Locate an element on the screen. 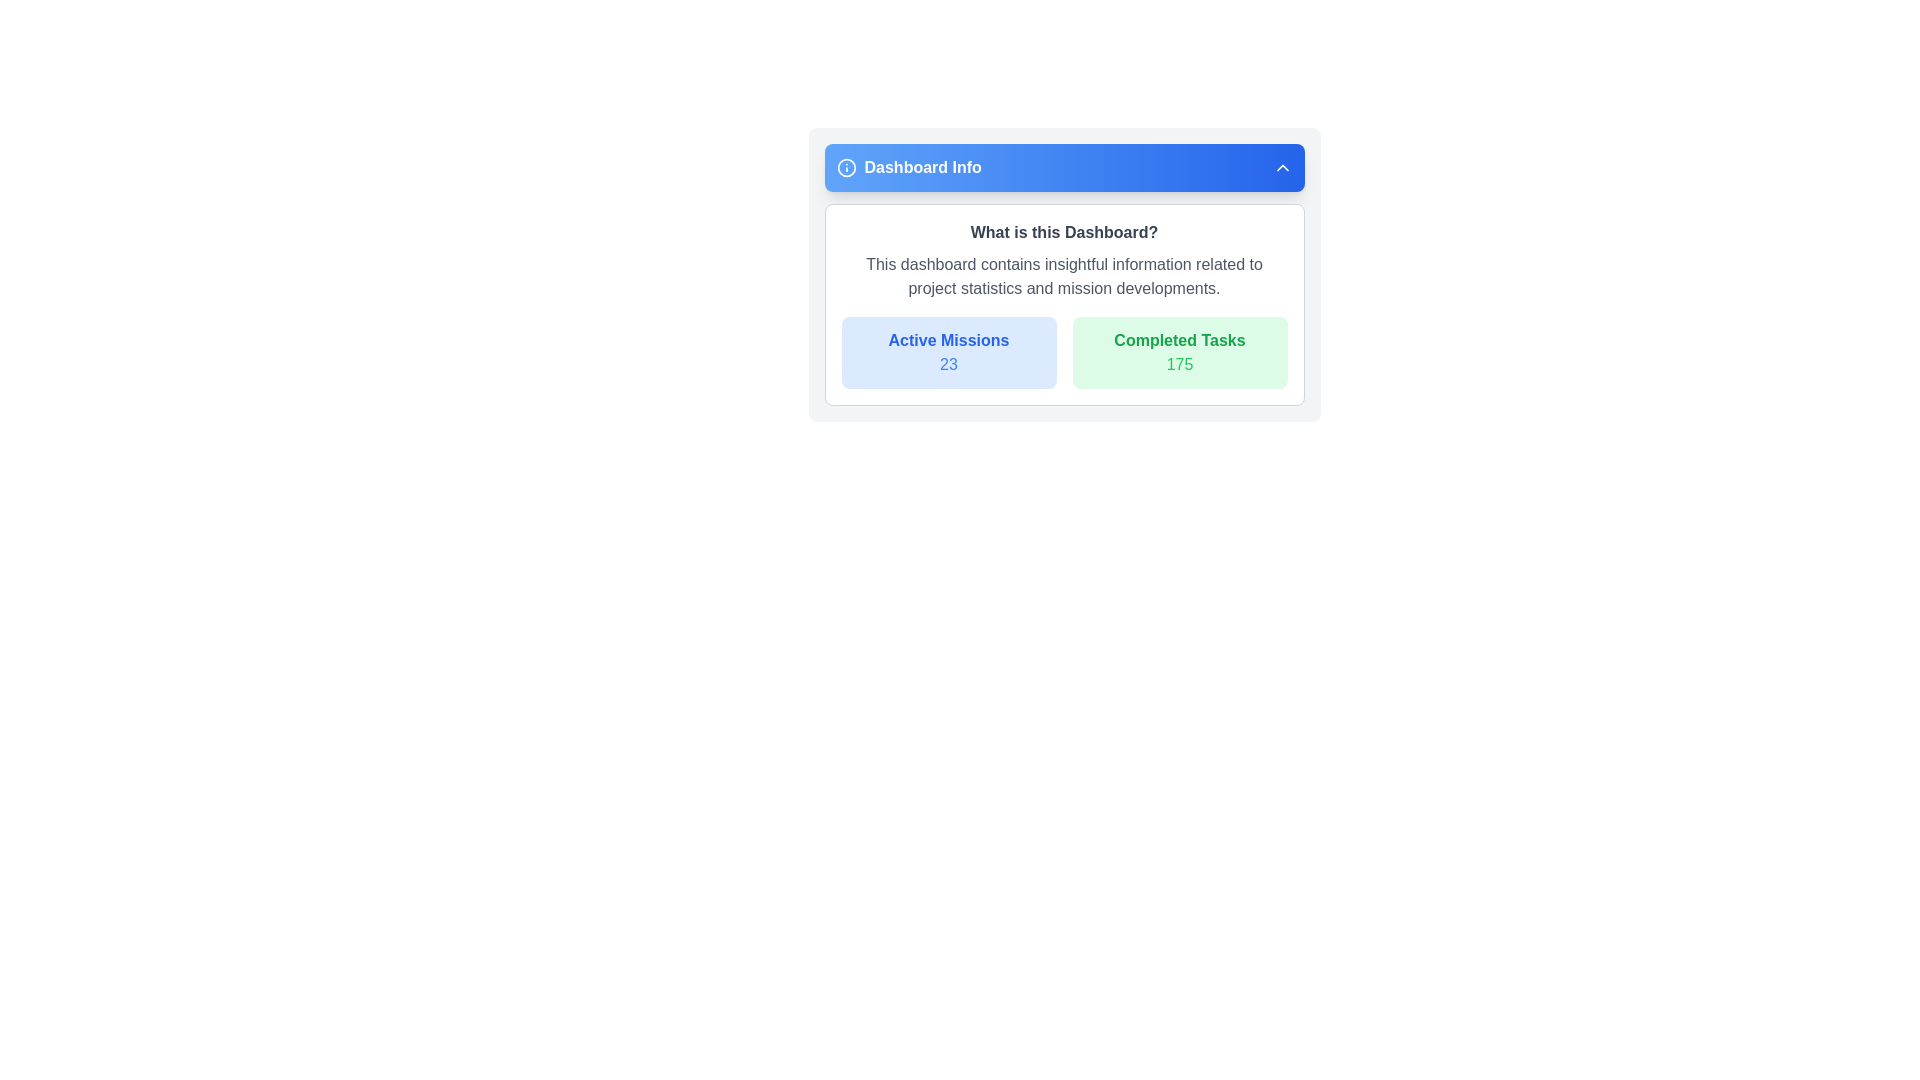 Image resolution: width=1920 pixels, height=1080 pixels. the static text paragraph styled in gray, located centrally below the title 'What is this Dashboard?' in the white card section is located at coordinates (1063, 277).